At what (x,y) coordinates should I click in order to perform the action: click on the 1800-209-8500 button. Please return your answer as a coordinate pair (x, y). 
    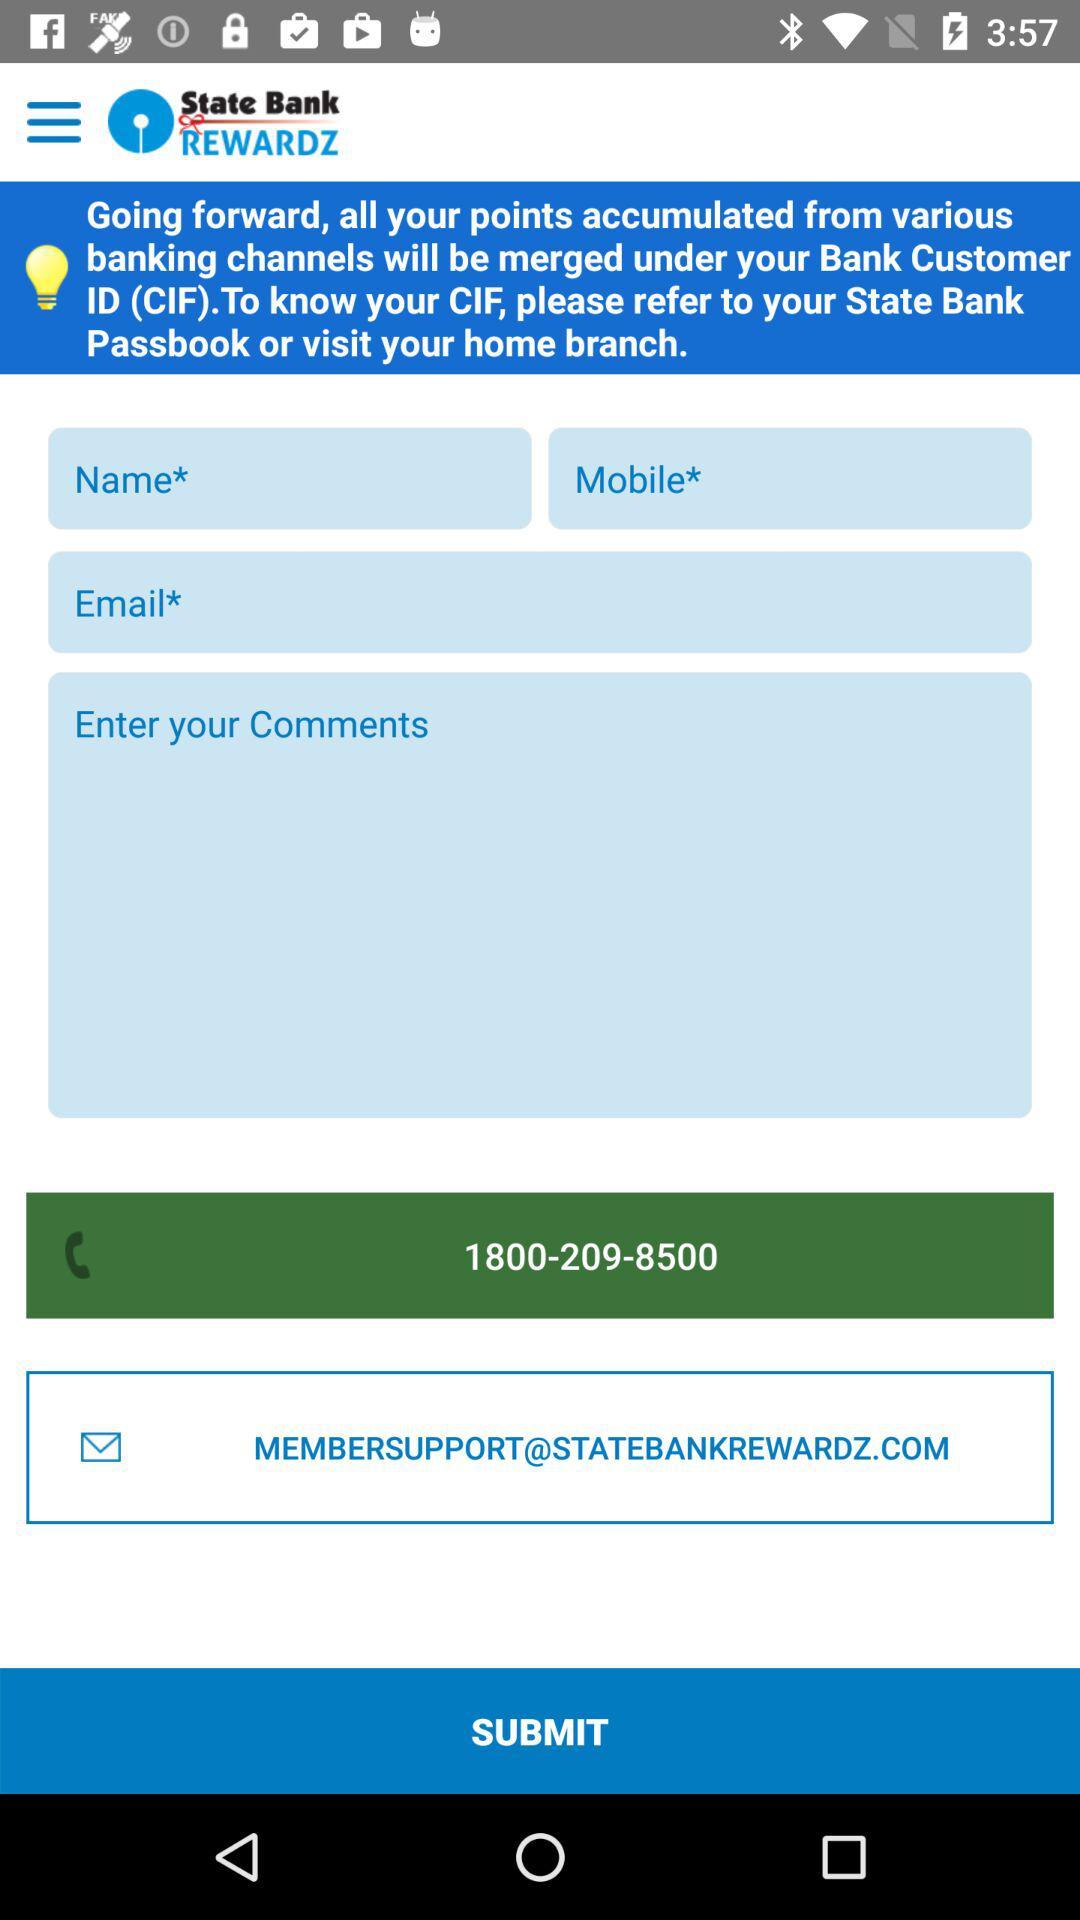
    Looking at the image, I should click on (590, 1254).